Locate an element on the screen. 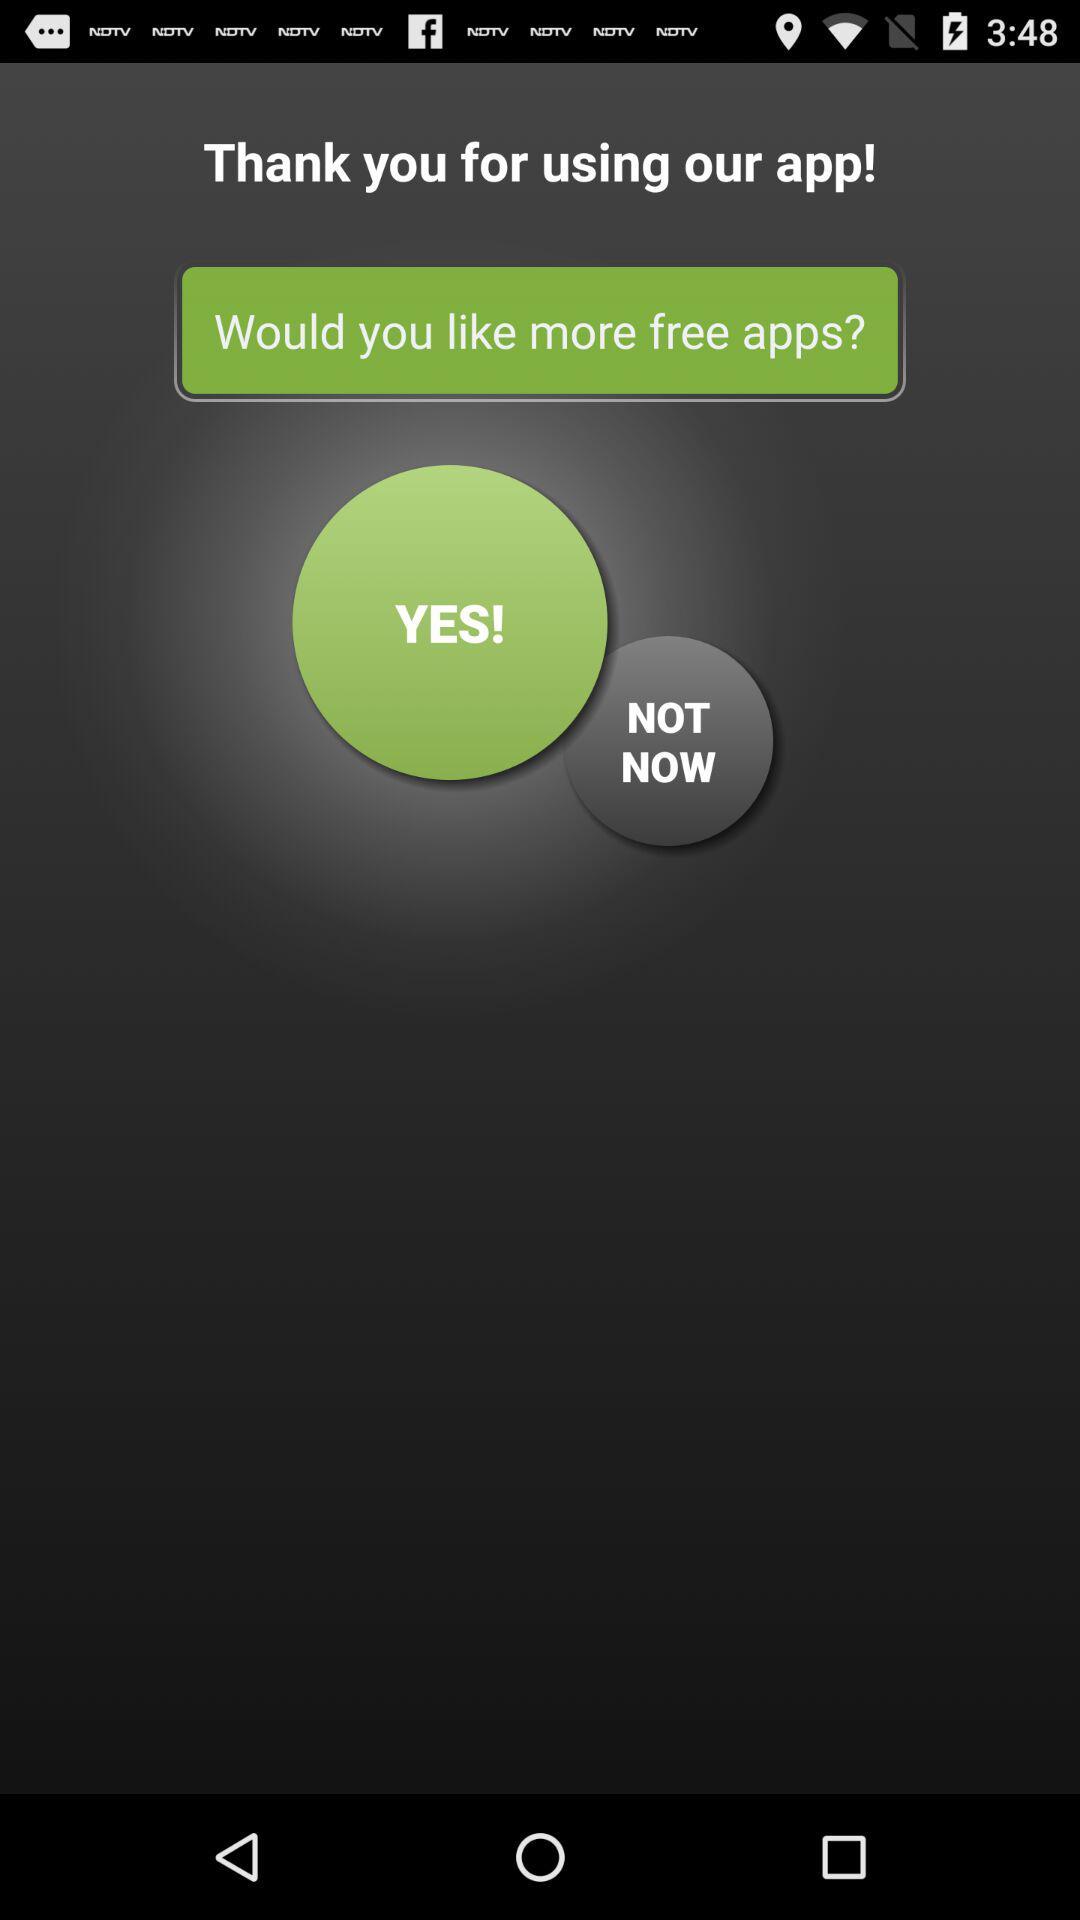  the item below would you like app is located at coordinates (668, 739).